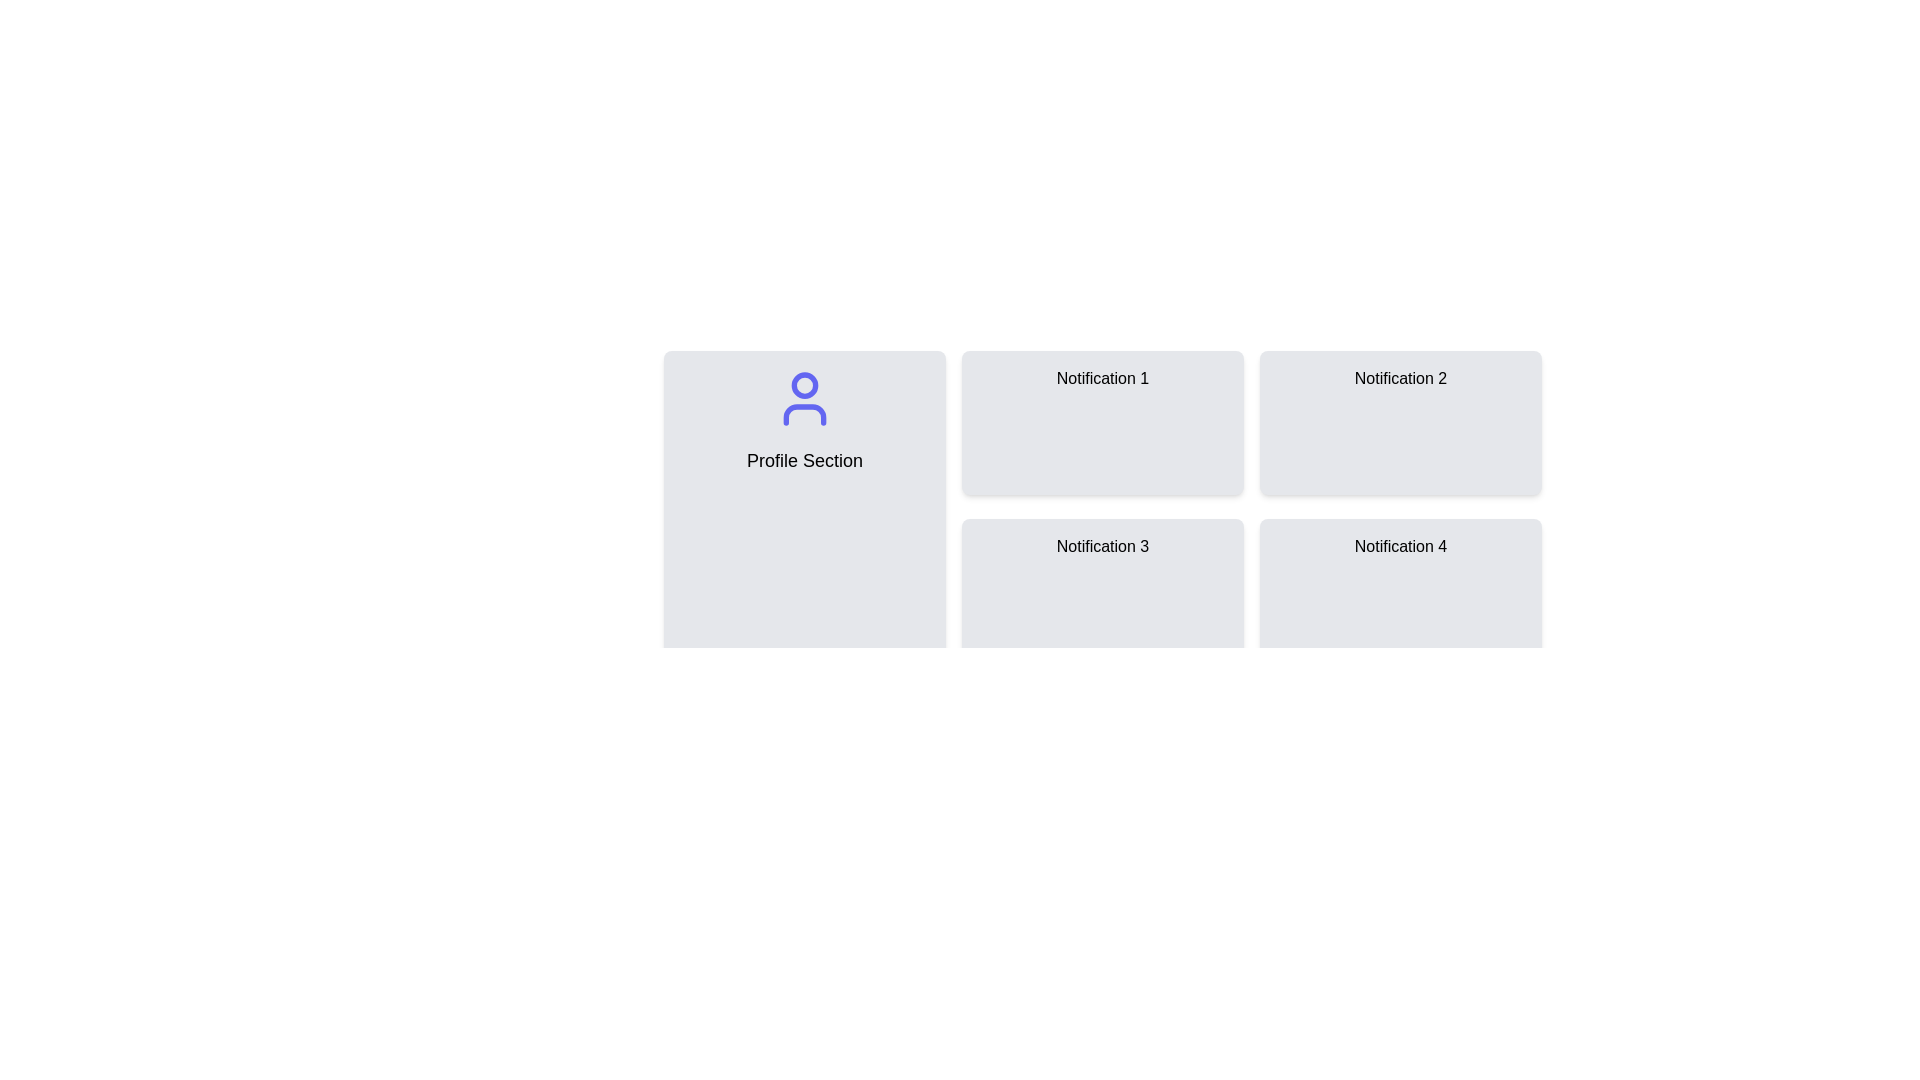 The height and width of the screenshot is (1080, 1920). I want to click on the decorative shape below the circular head portion of the user profile icon in the Profile Section, so click(805, 414).